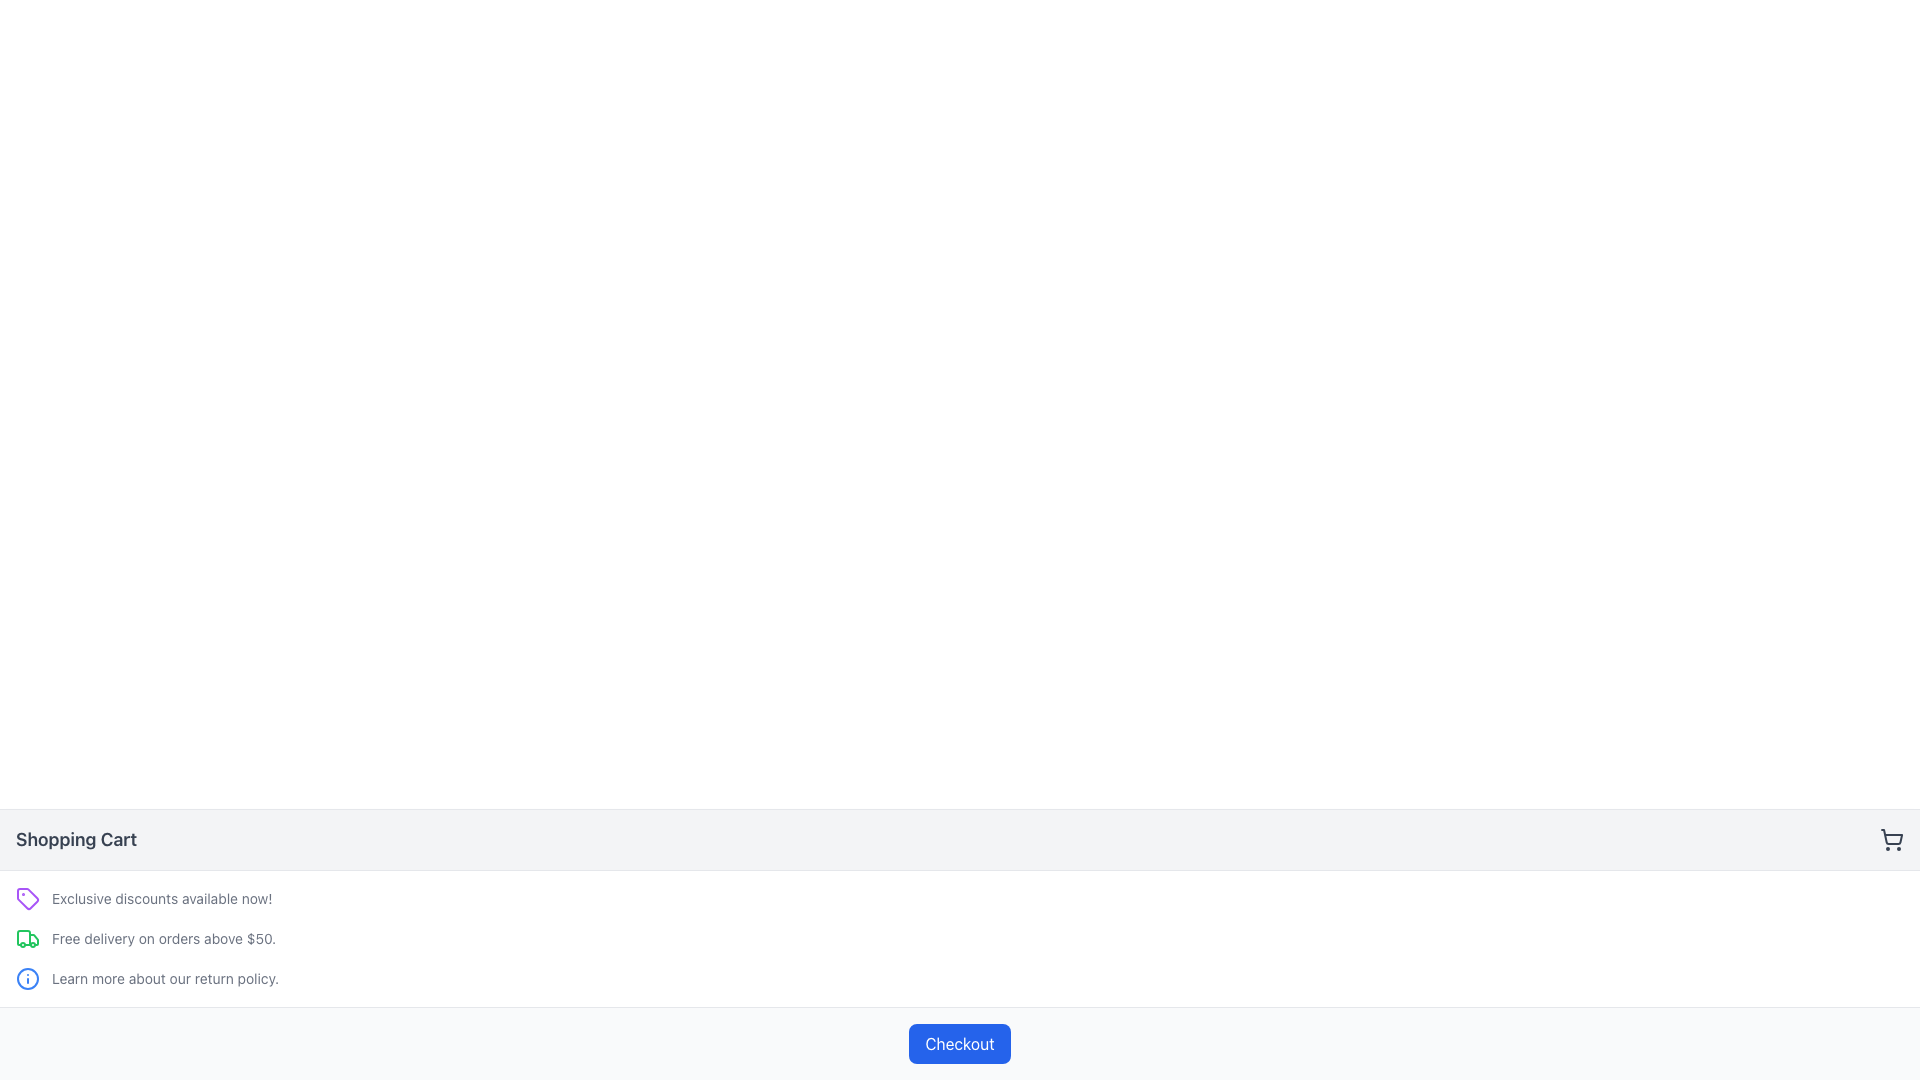  I want to click on the blue circular information icon located to the left of the 'Learn more about our return policy' text for additional details, so click(28, 978).